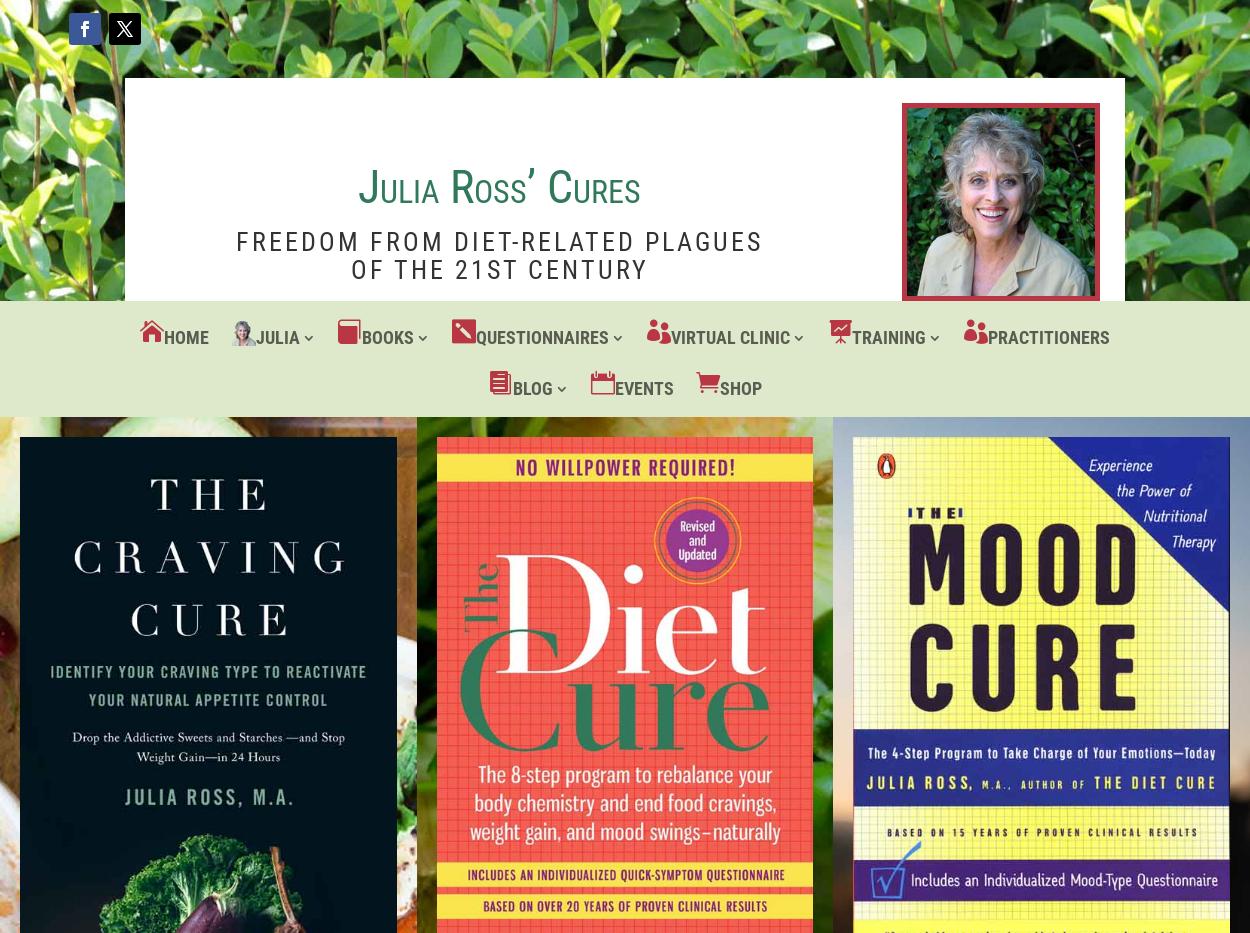 Image resolution: width=1250 pixels, height=933 pixels. What do you see at coordinates (498, 239) in the screenshot?
I see `'Freedom from diet-related plagues'` at bounding box center [498, 239].